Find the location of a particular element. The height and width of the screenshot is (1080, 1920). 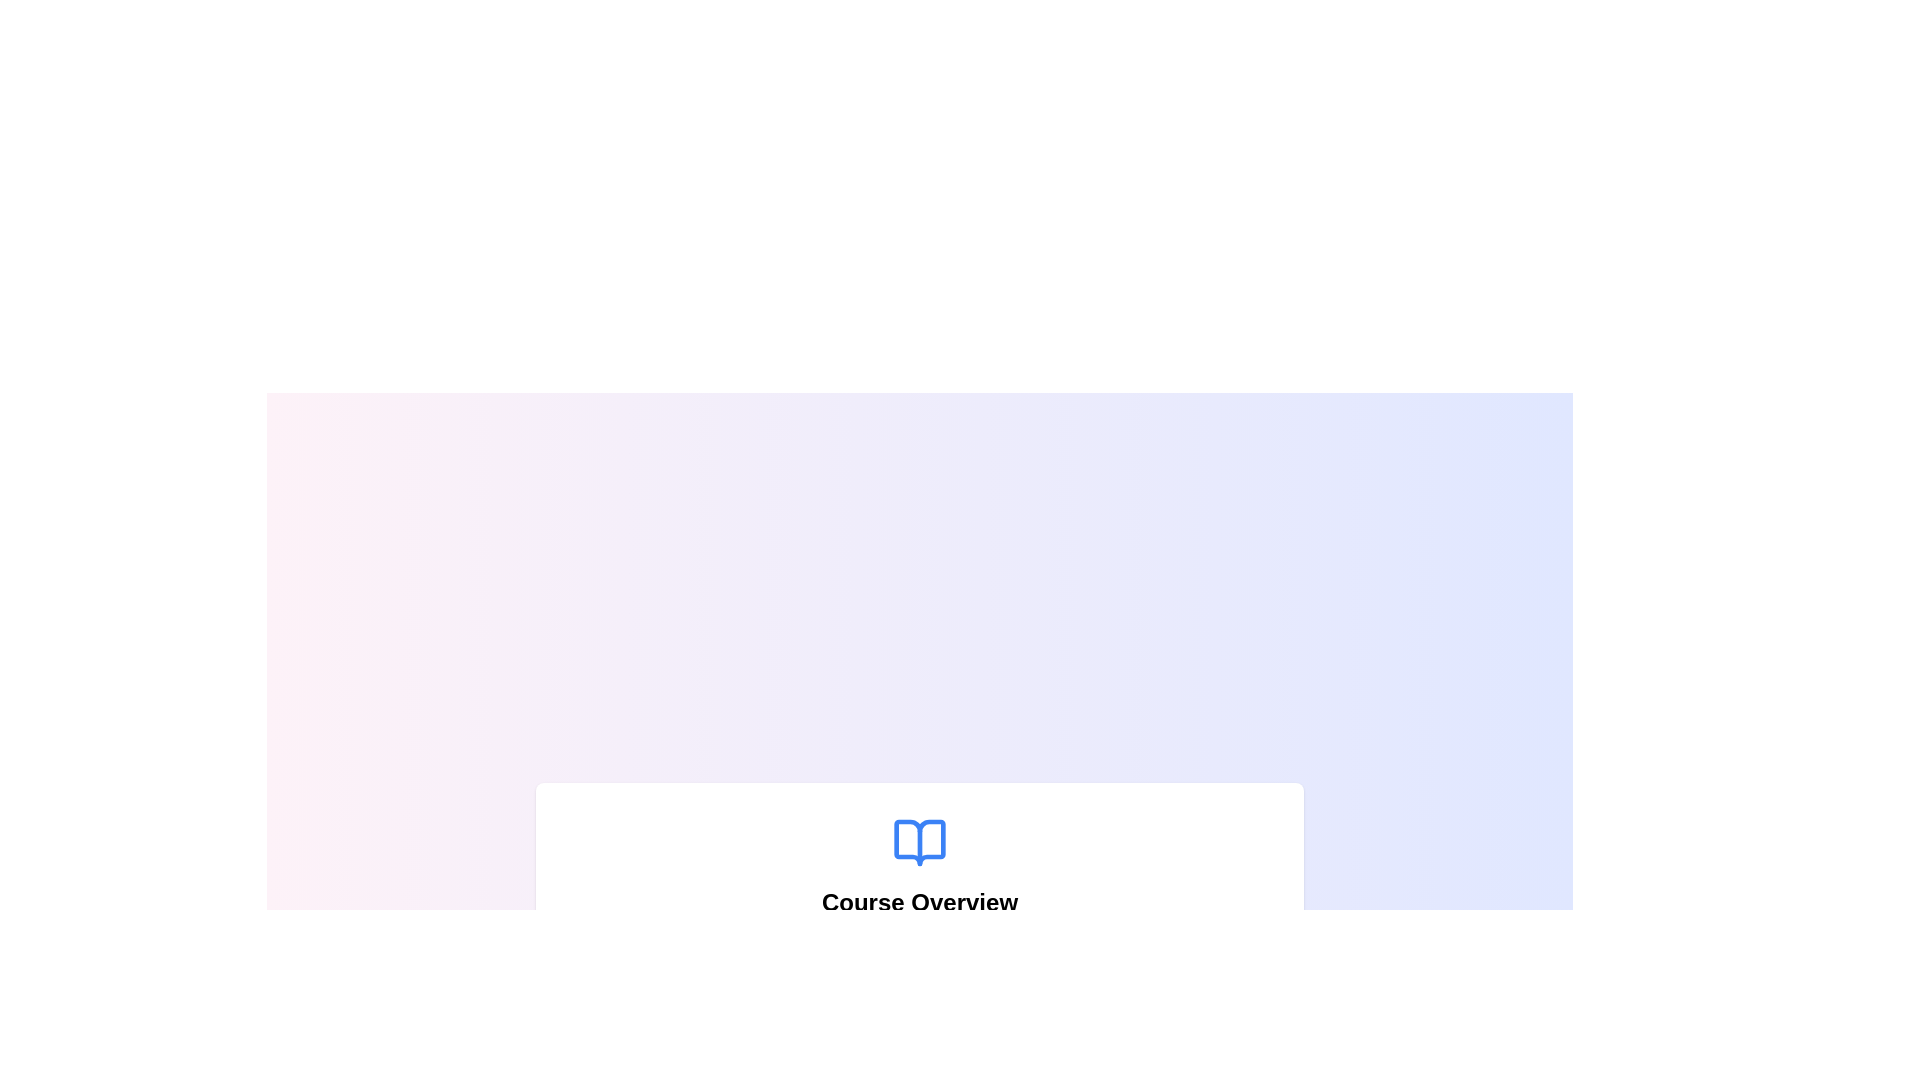

the first circular blue navigation indicator located below the 'Course Overview' area is located at coordinates (899, 1044).